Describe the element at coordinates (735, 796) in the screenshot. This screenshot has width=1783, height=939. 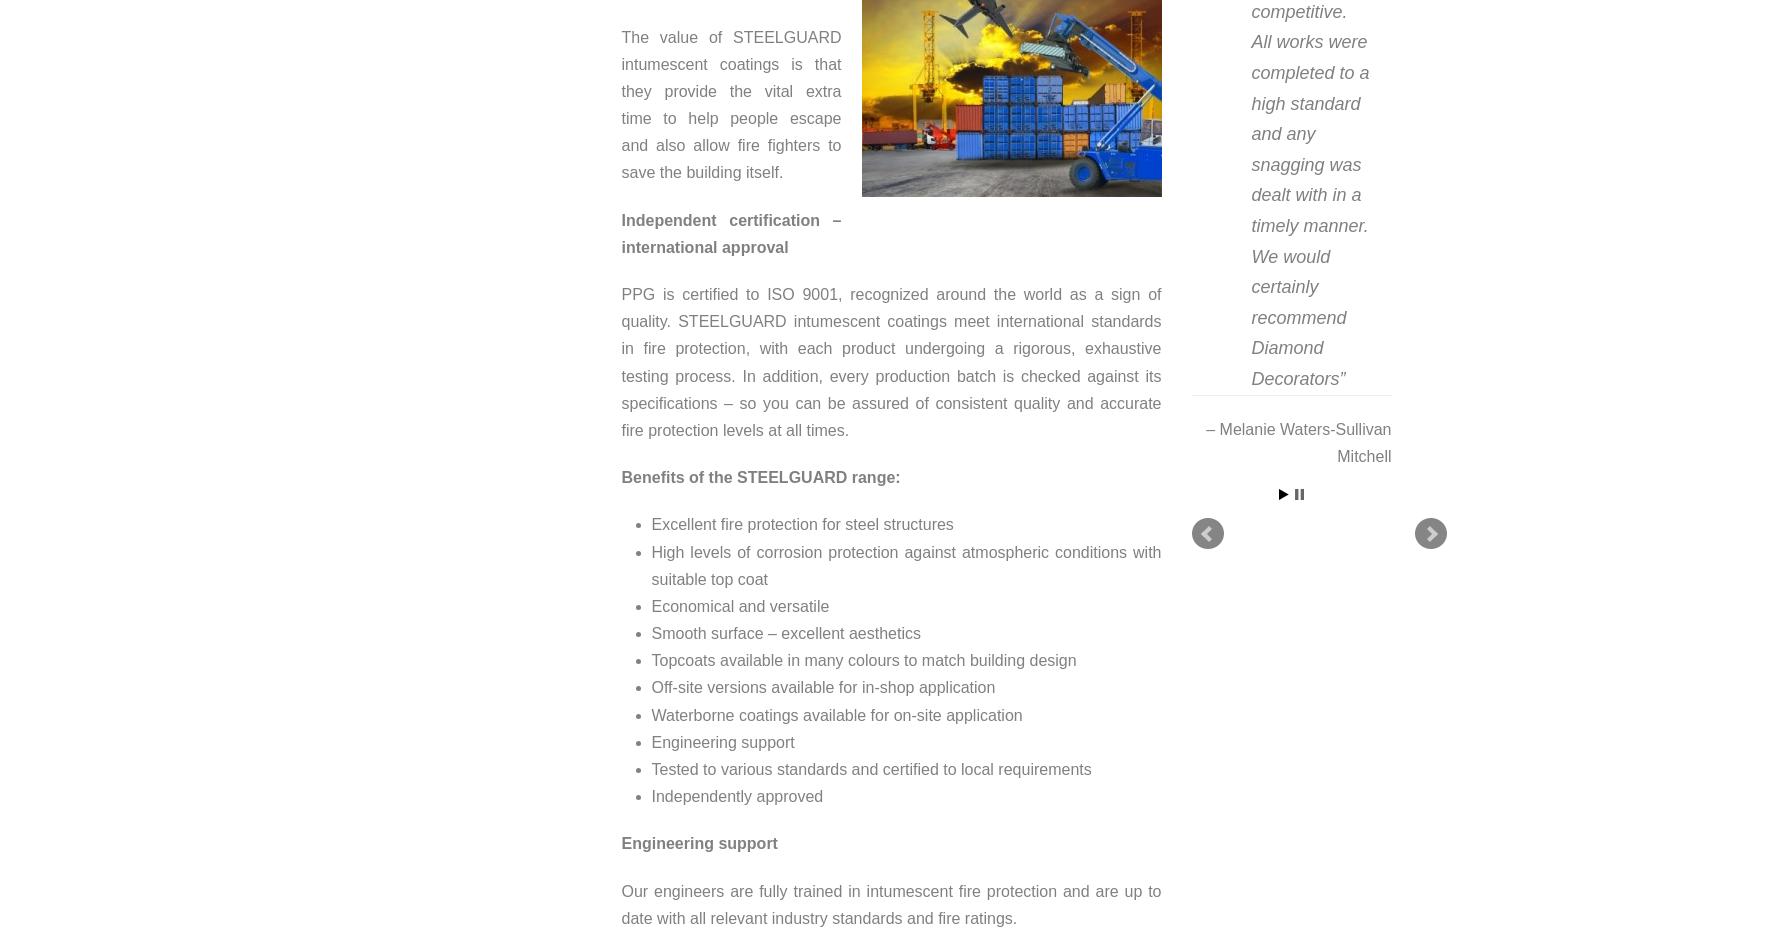
I see `'Independently approved'` at that location.